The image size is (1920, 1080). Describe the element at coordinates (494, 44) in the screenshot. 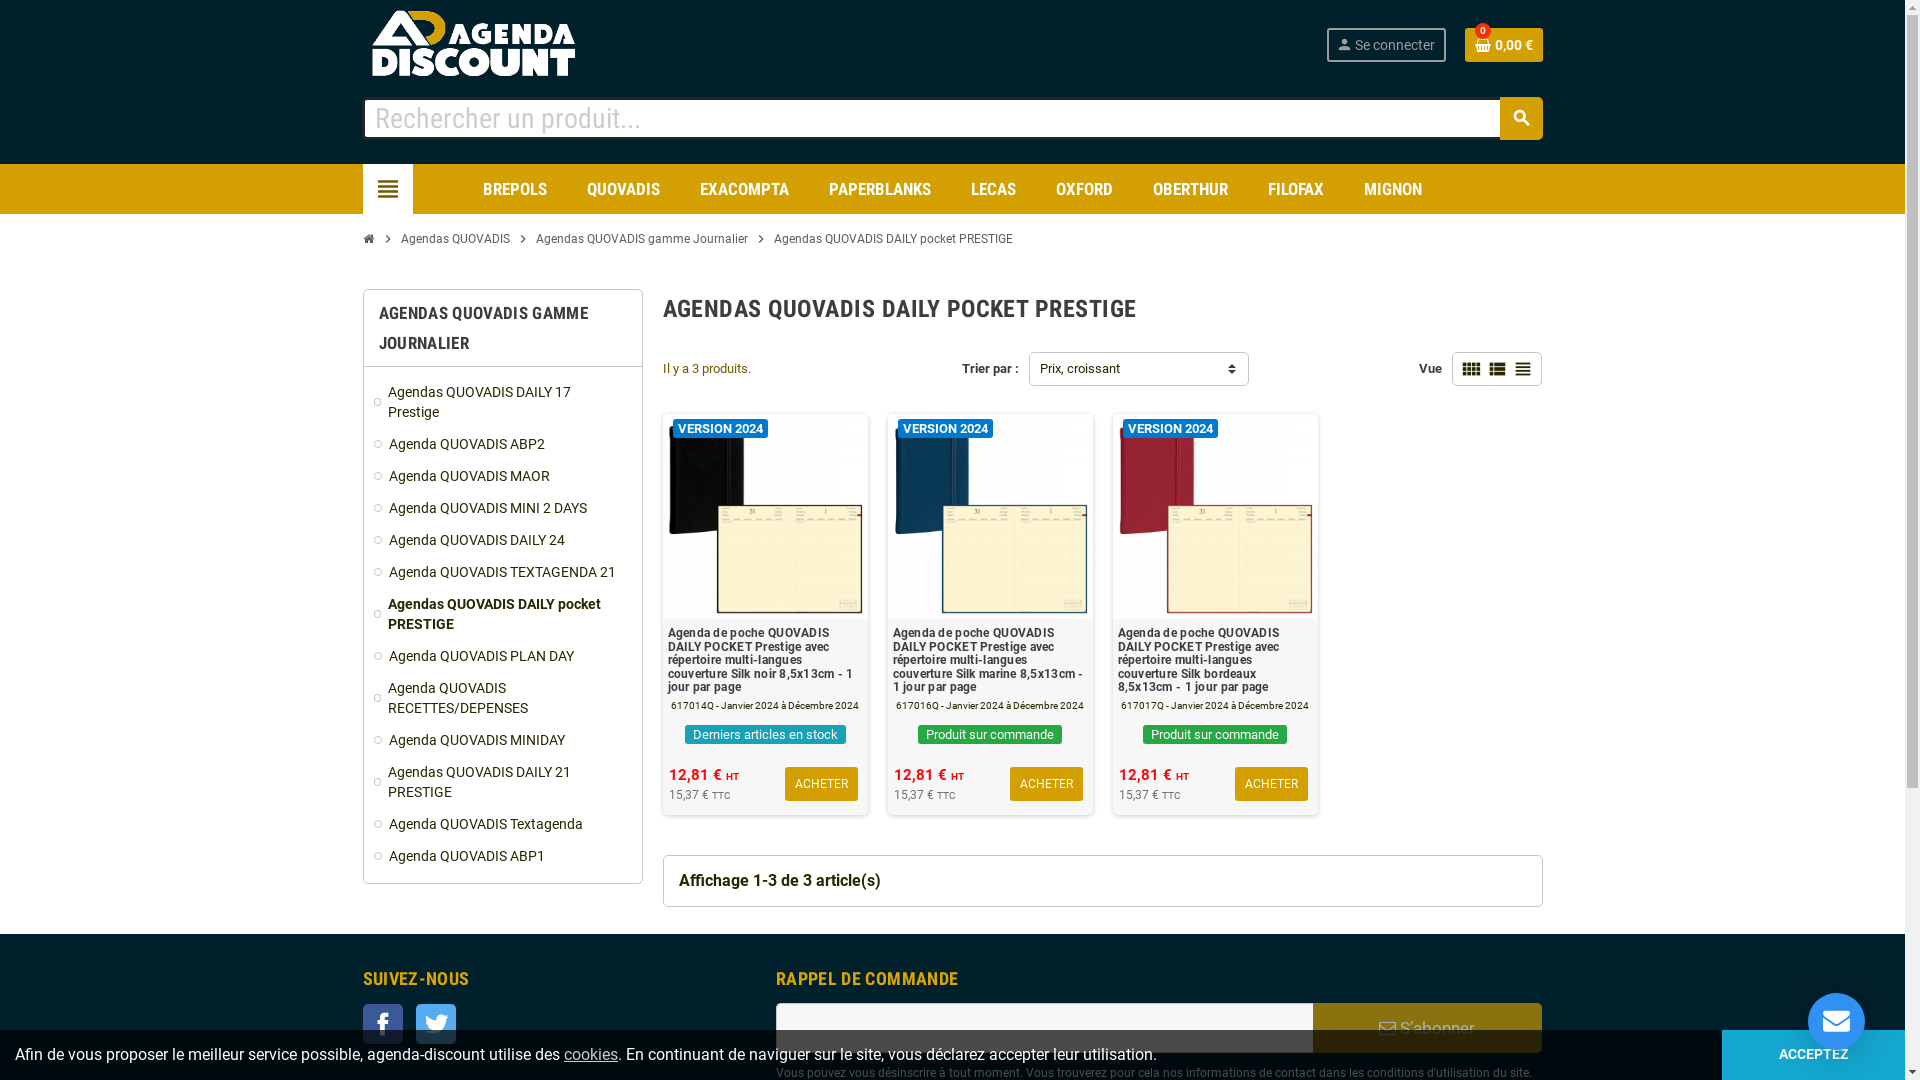

I see `'Agenda Discount semainiers et journaliers'` at that location.